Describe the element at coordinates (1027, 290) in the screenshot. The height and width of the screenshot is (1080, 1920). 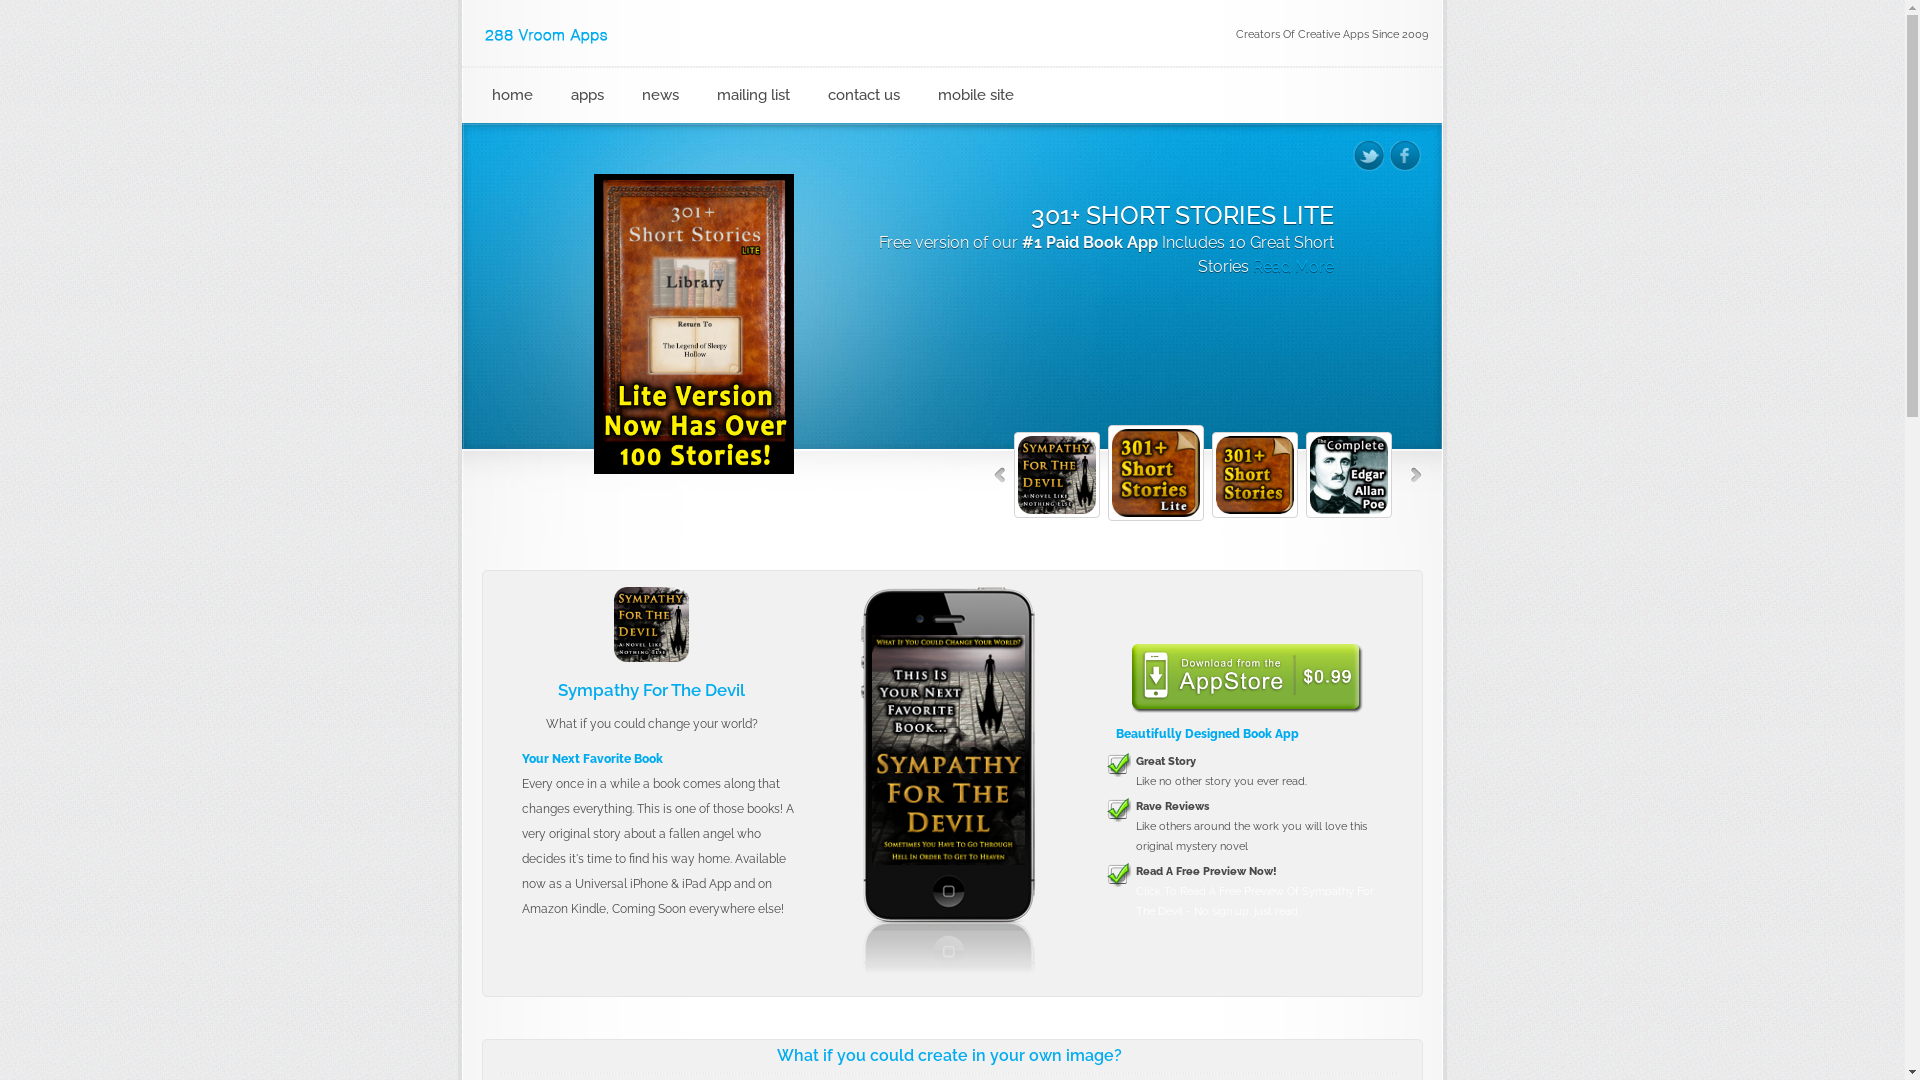
I see `'Read More'` at that location.